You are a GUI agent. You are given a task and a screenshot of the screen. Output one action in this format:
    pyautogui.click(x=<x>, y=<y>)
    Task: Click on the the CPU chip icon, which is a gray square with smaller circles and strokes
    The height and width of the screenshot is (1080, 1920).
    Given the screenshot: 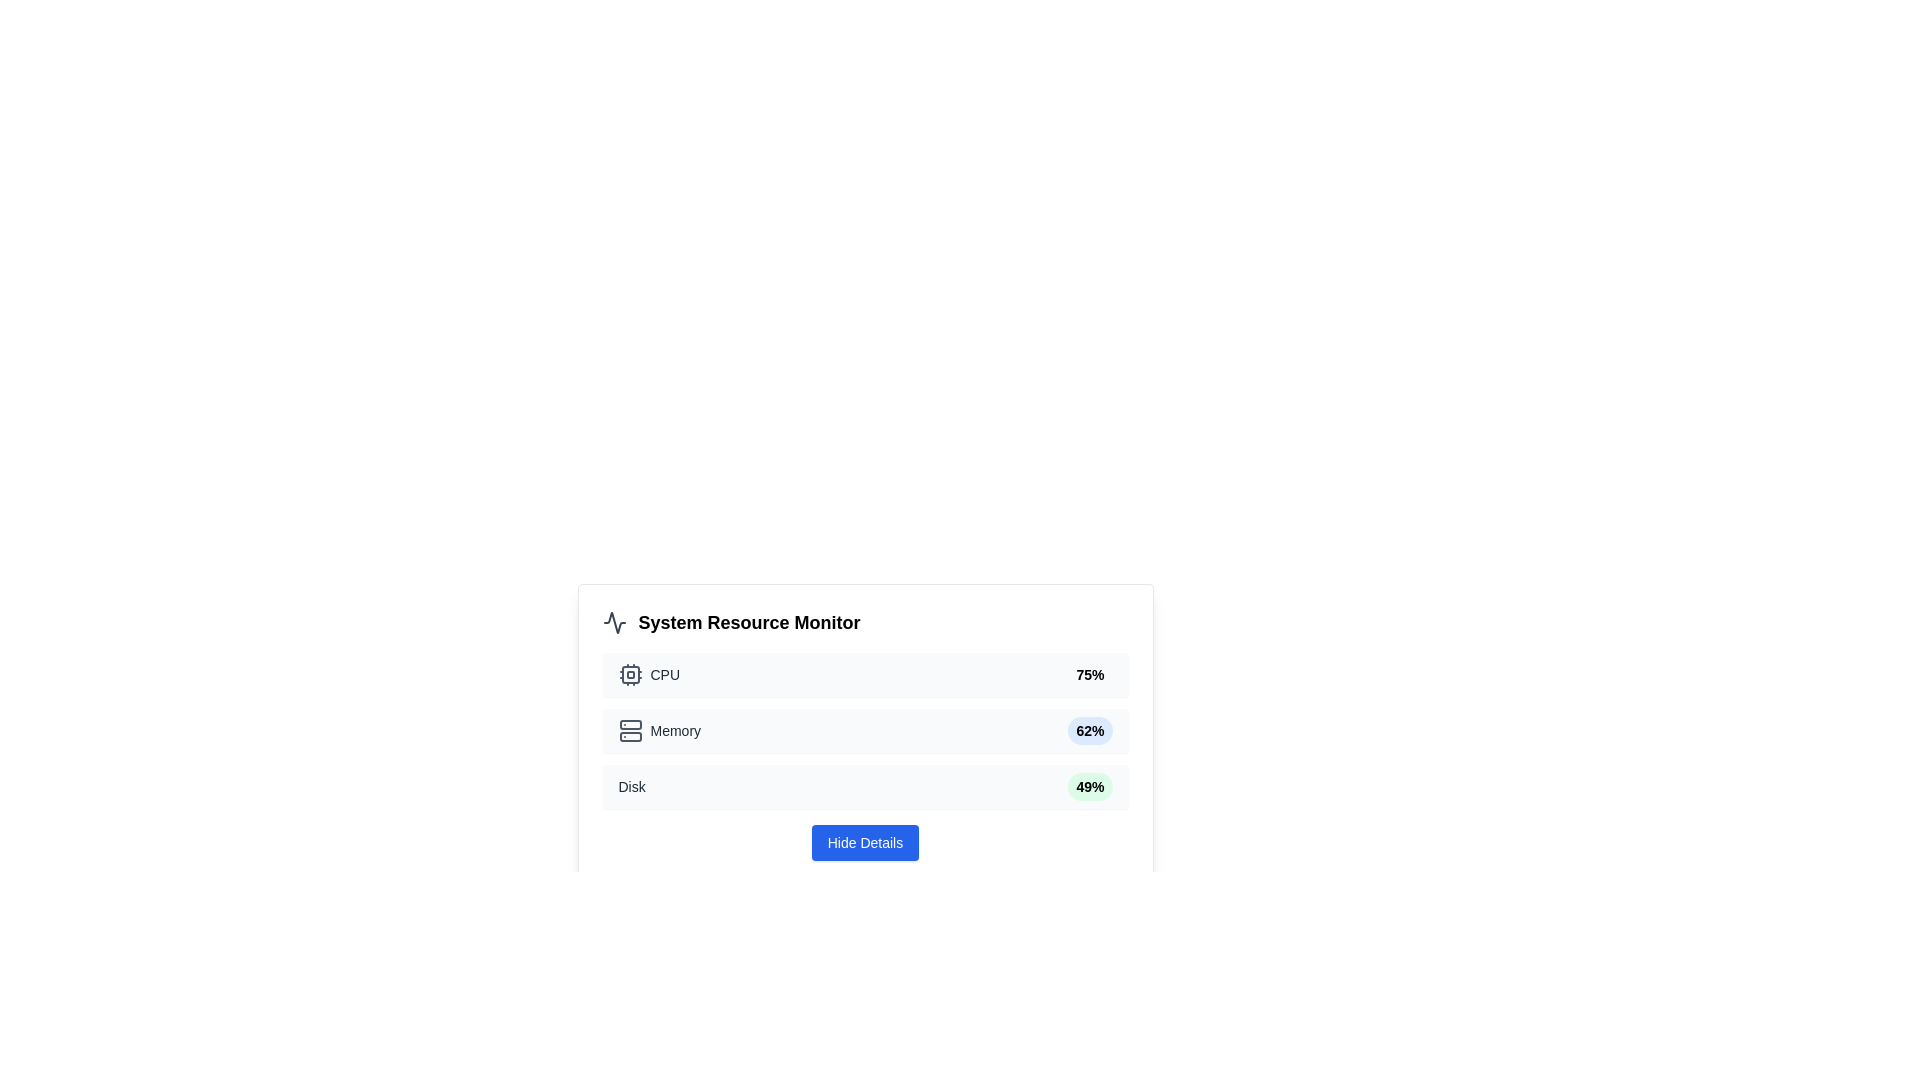 What is the action you would take?
    pyautogui.click(x=629, y=675)
    